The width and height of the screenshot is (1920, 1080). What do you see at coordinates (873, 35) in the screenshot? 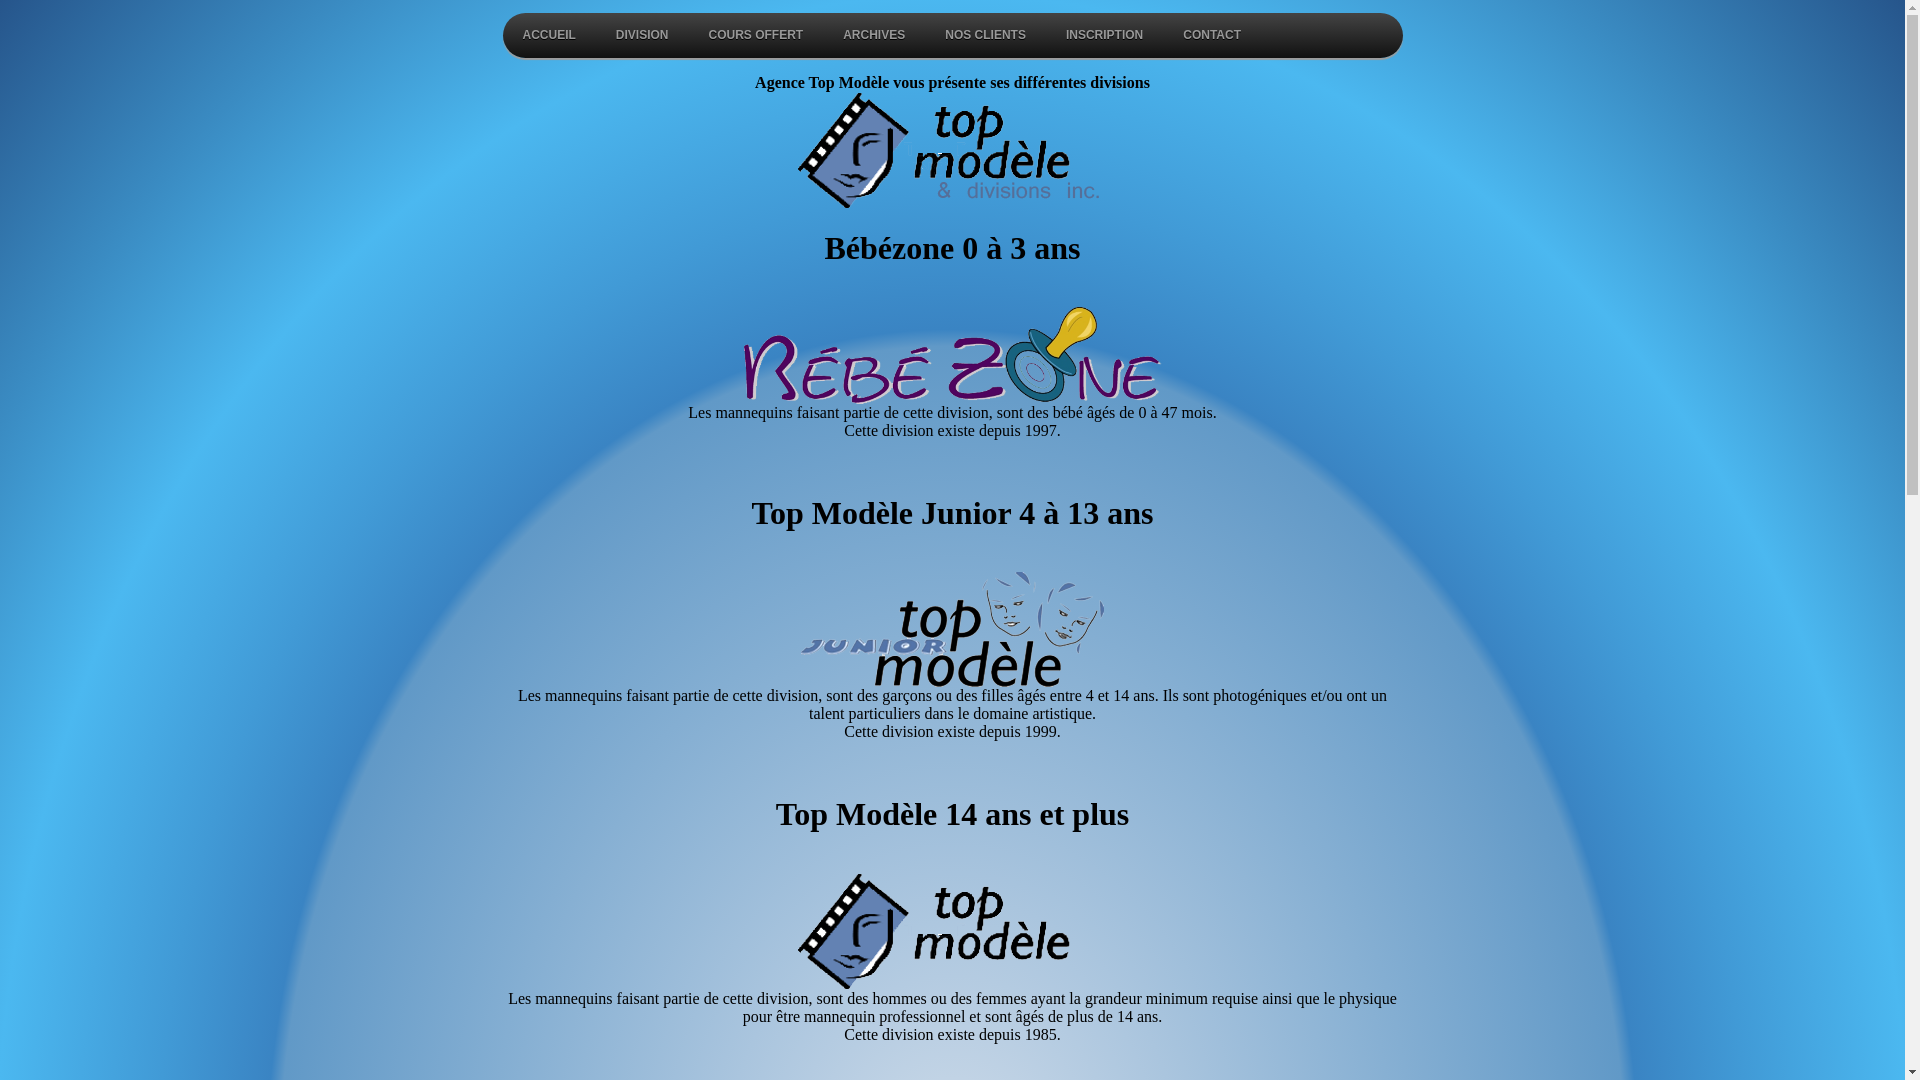
I see `'ARCHIVES'` at bounding box center [873, 35].